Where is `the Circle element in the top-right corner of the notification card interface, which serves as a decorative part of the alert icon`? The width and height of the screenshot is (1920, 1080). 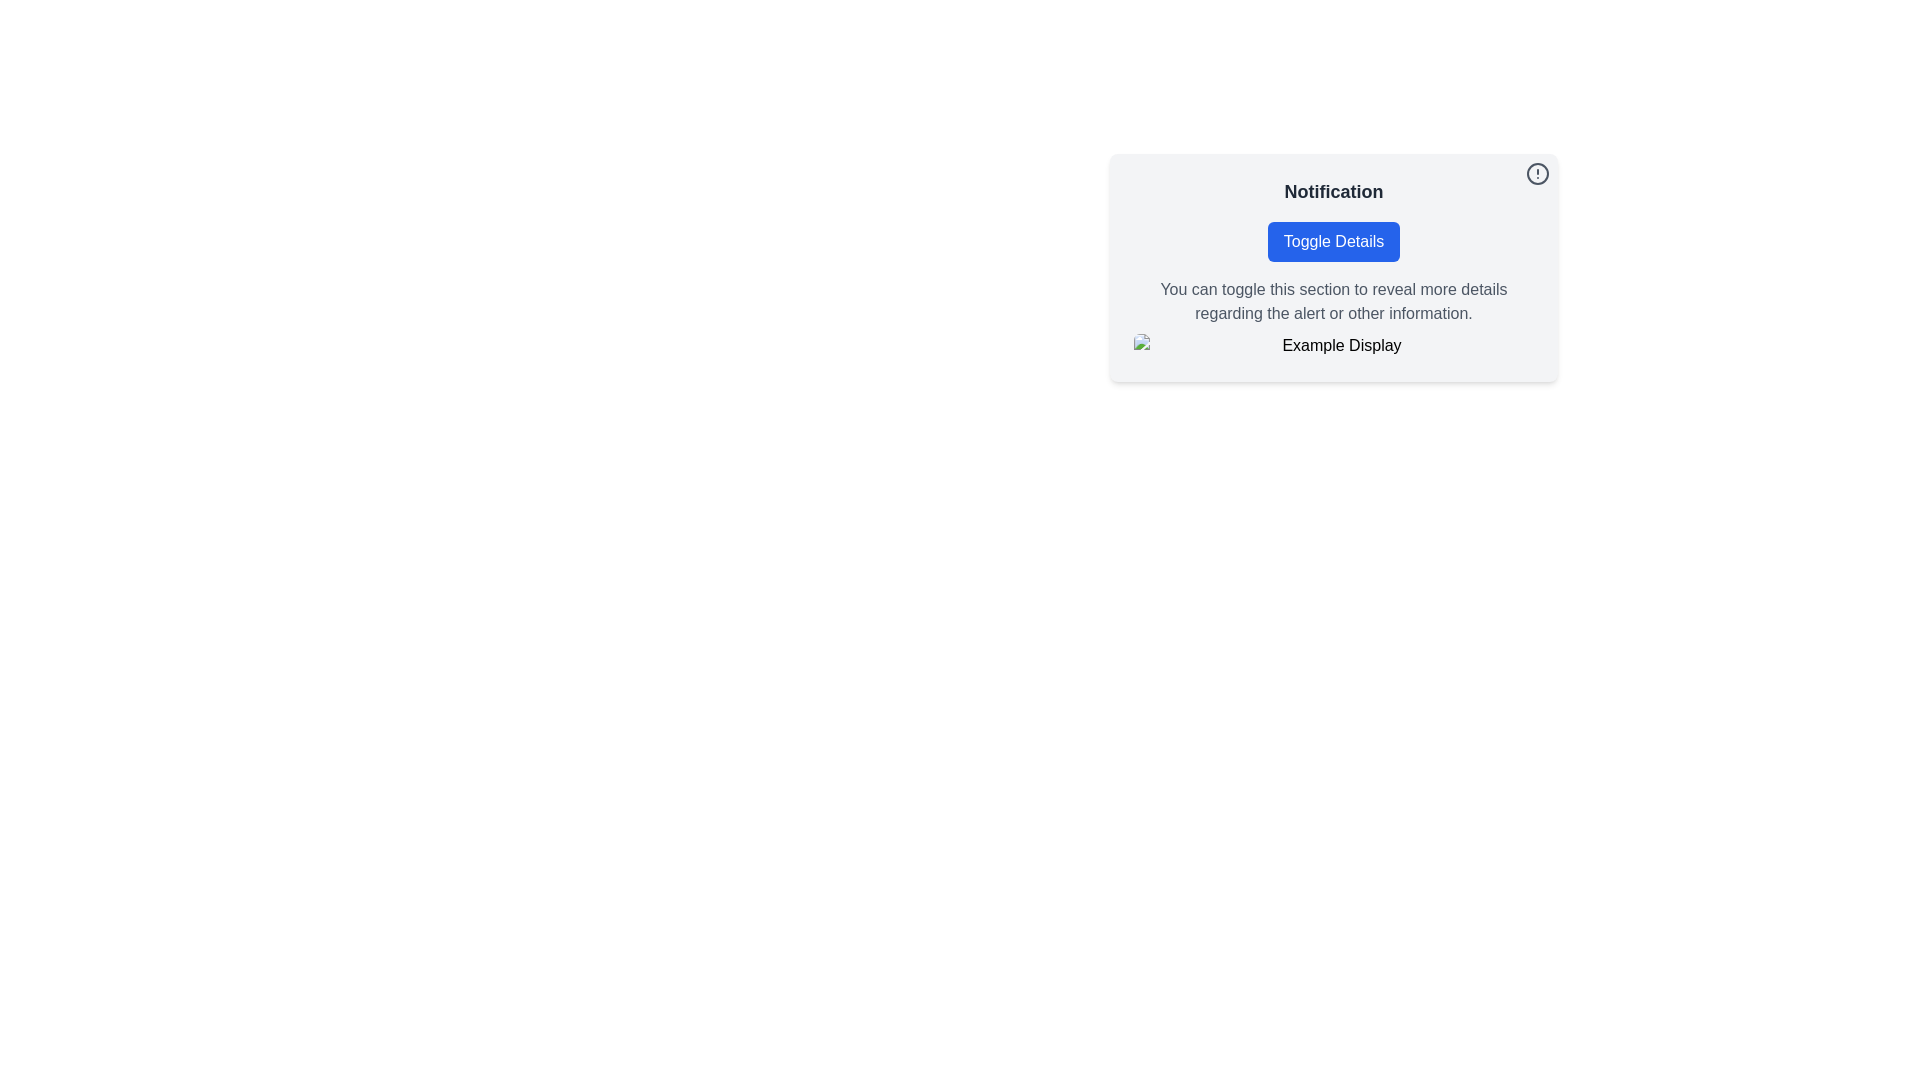
the Circle element in the top-right corner of the notification card interface, which serves as a decorative part of the alert icon is located at coordinates (1536, 172).